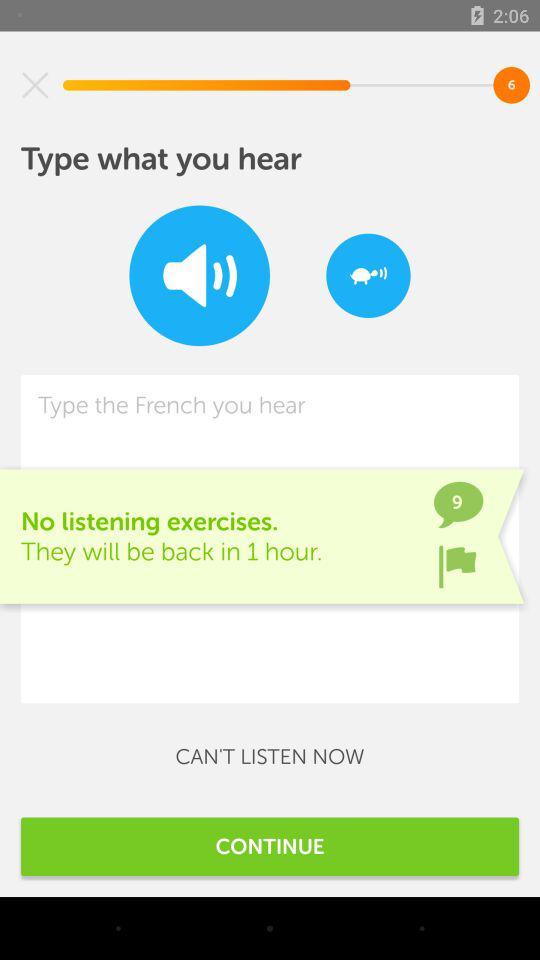  Describe the element at coordinates (457, 566) in the screenshot. I see `icon next to no listening exercises item` at that location.